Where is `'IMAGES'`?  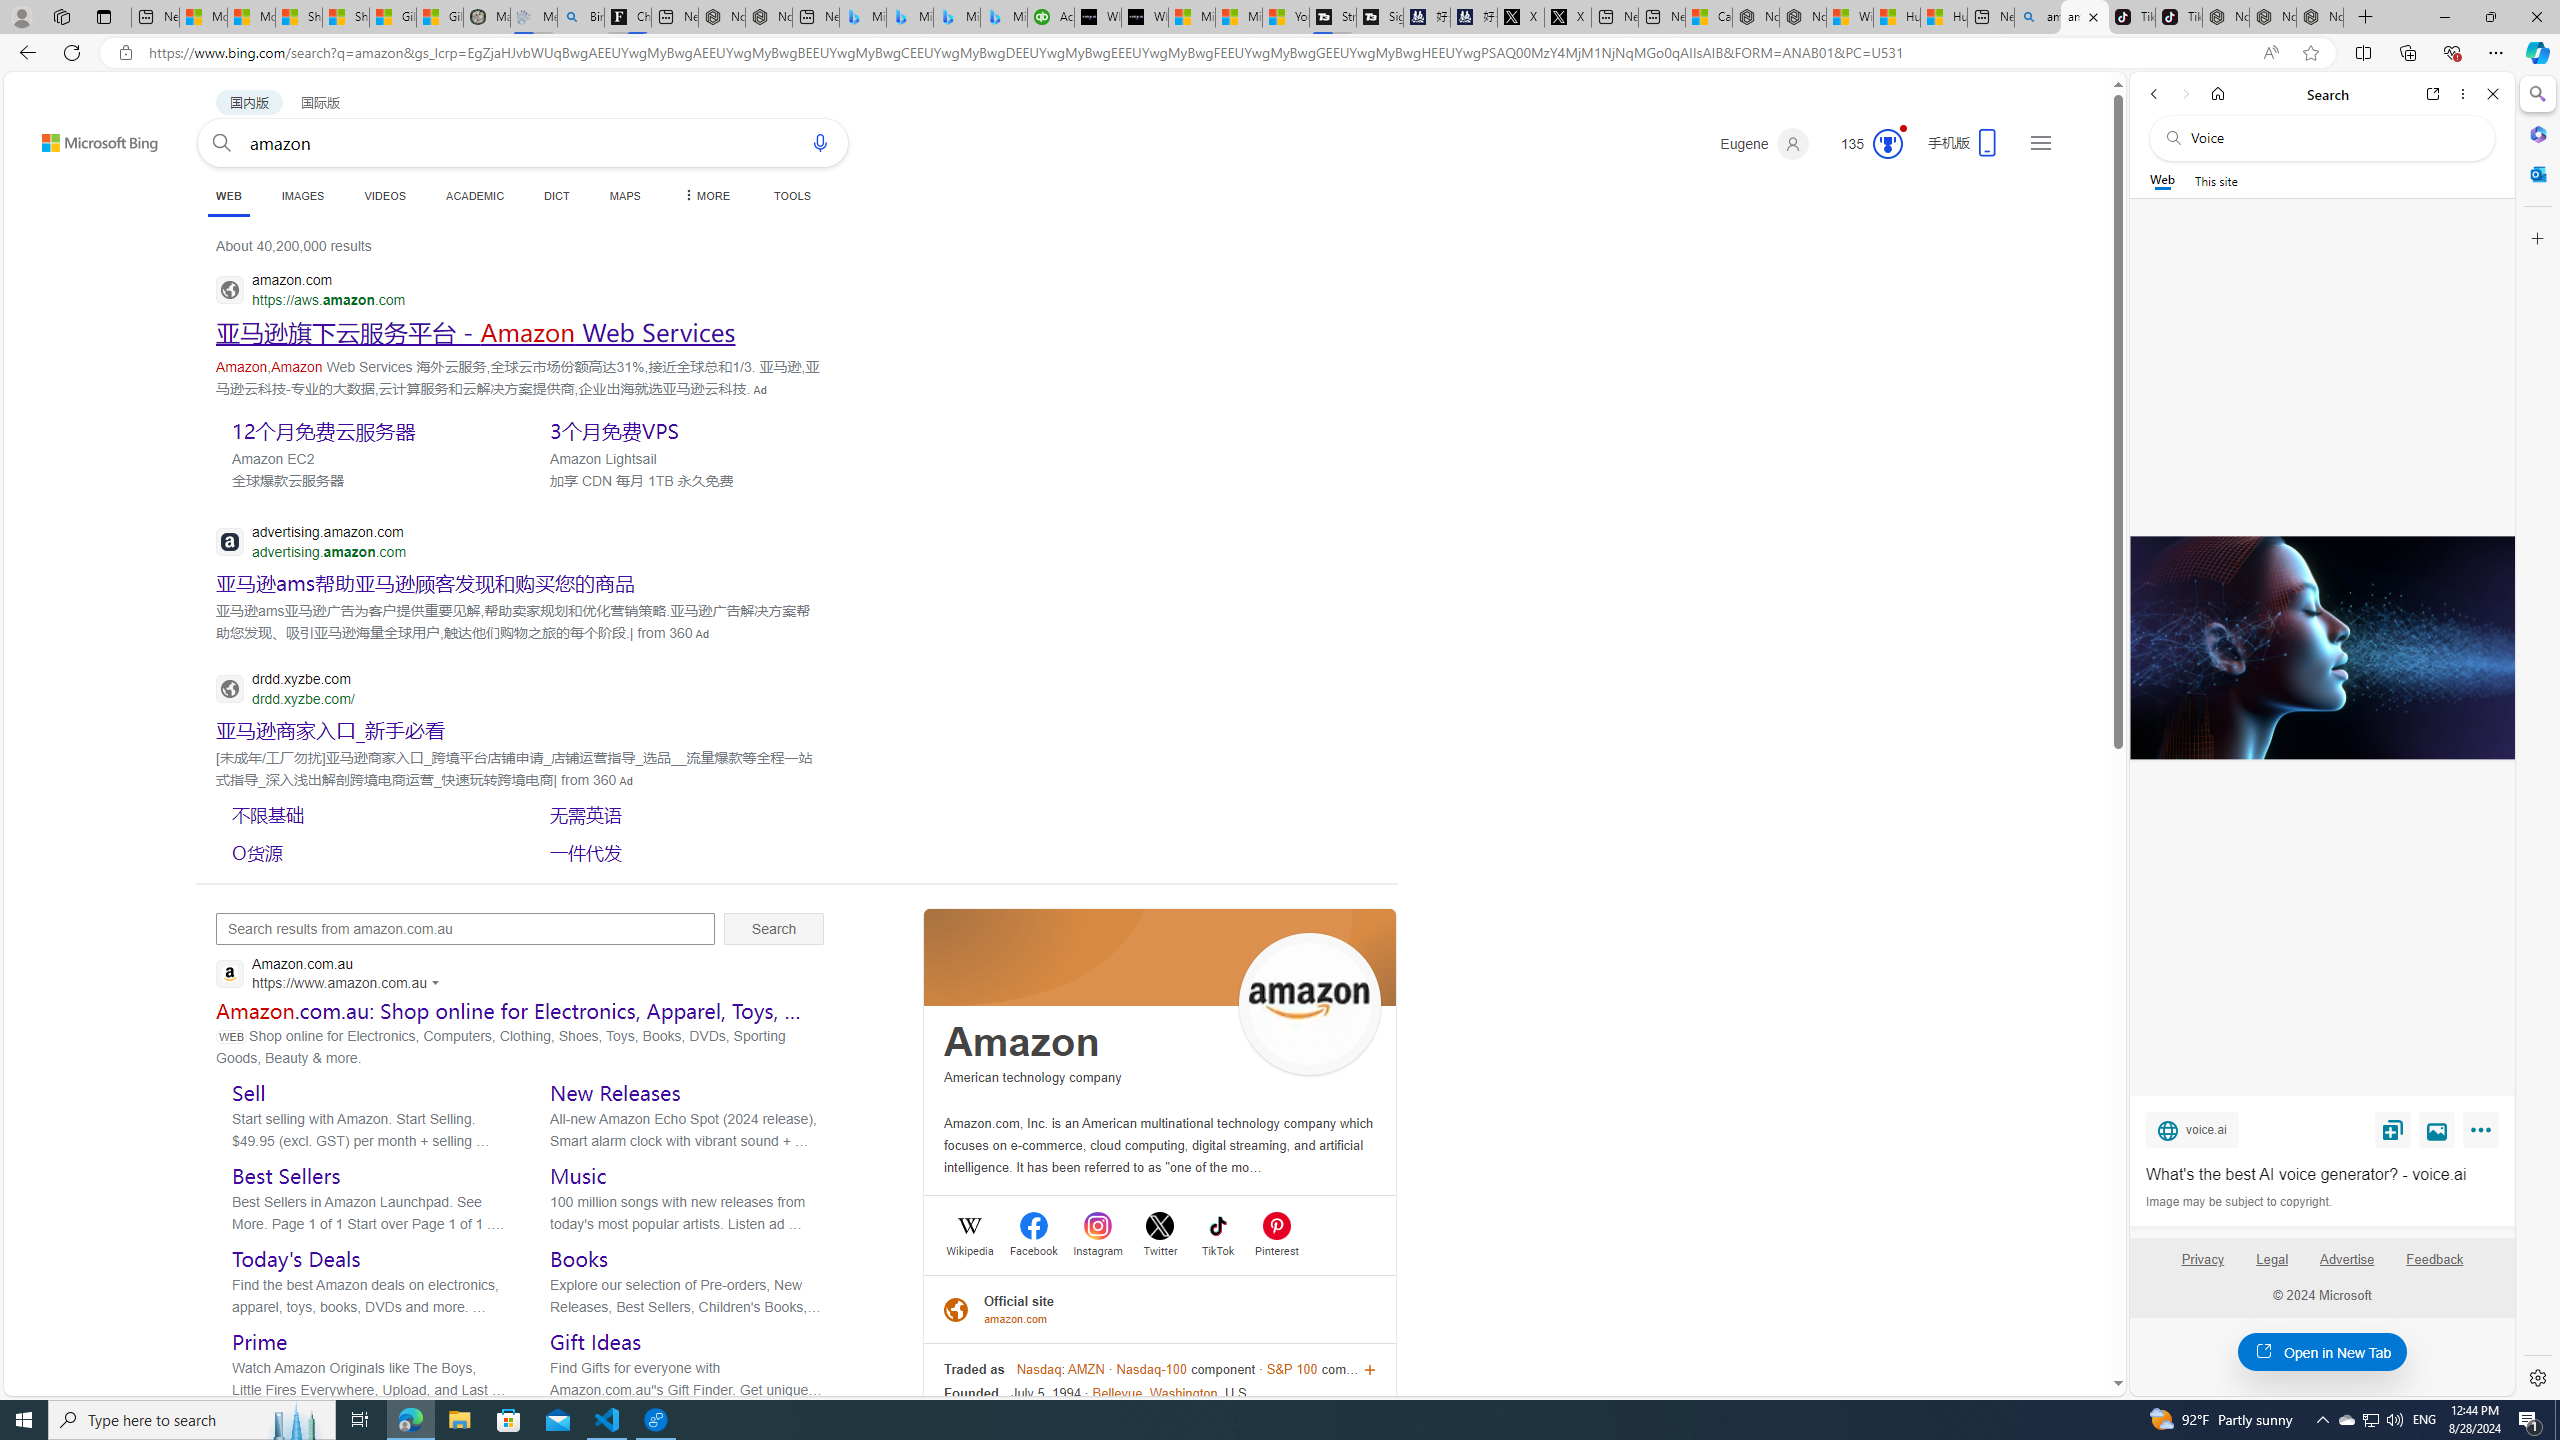
'IMAGES' is located at coordinates (302, 195).